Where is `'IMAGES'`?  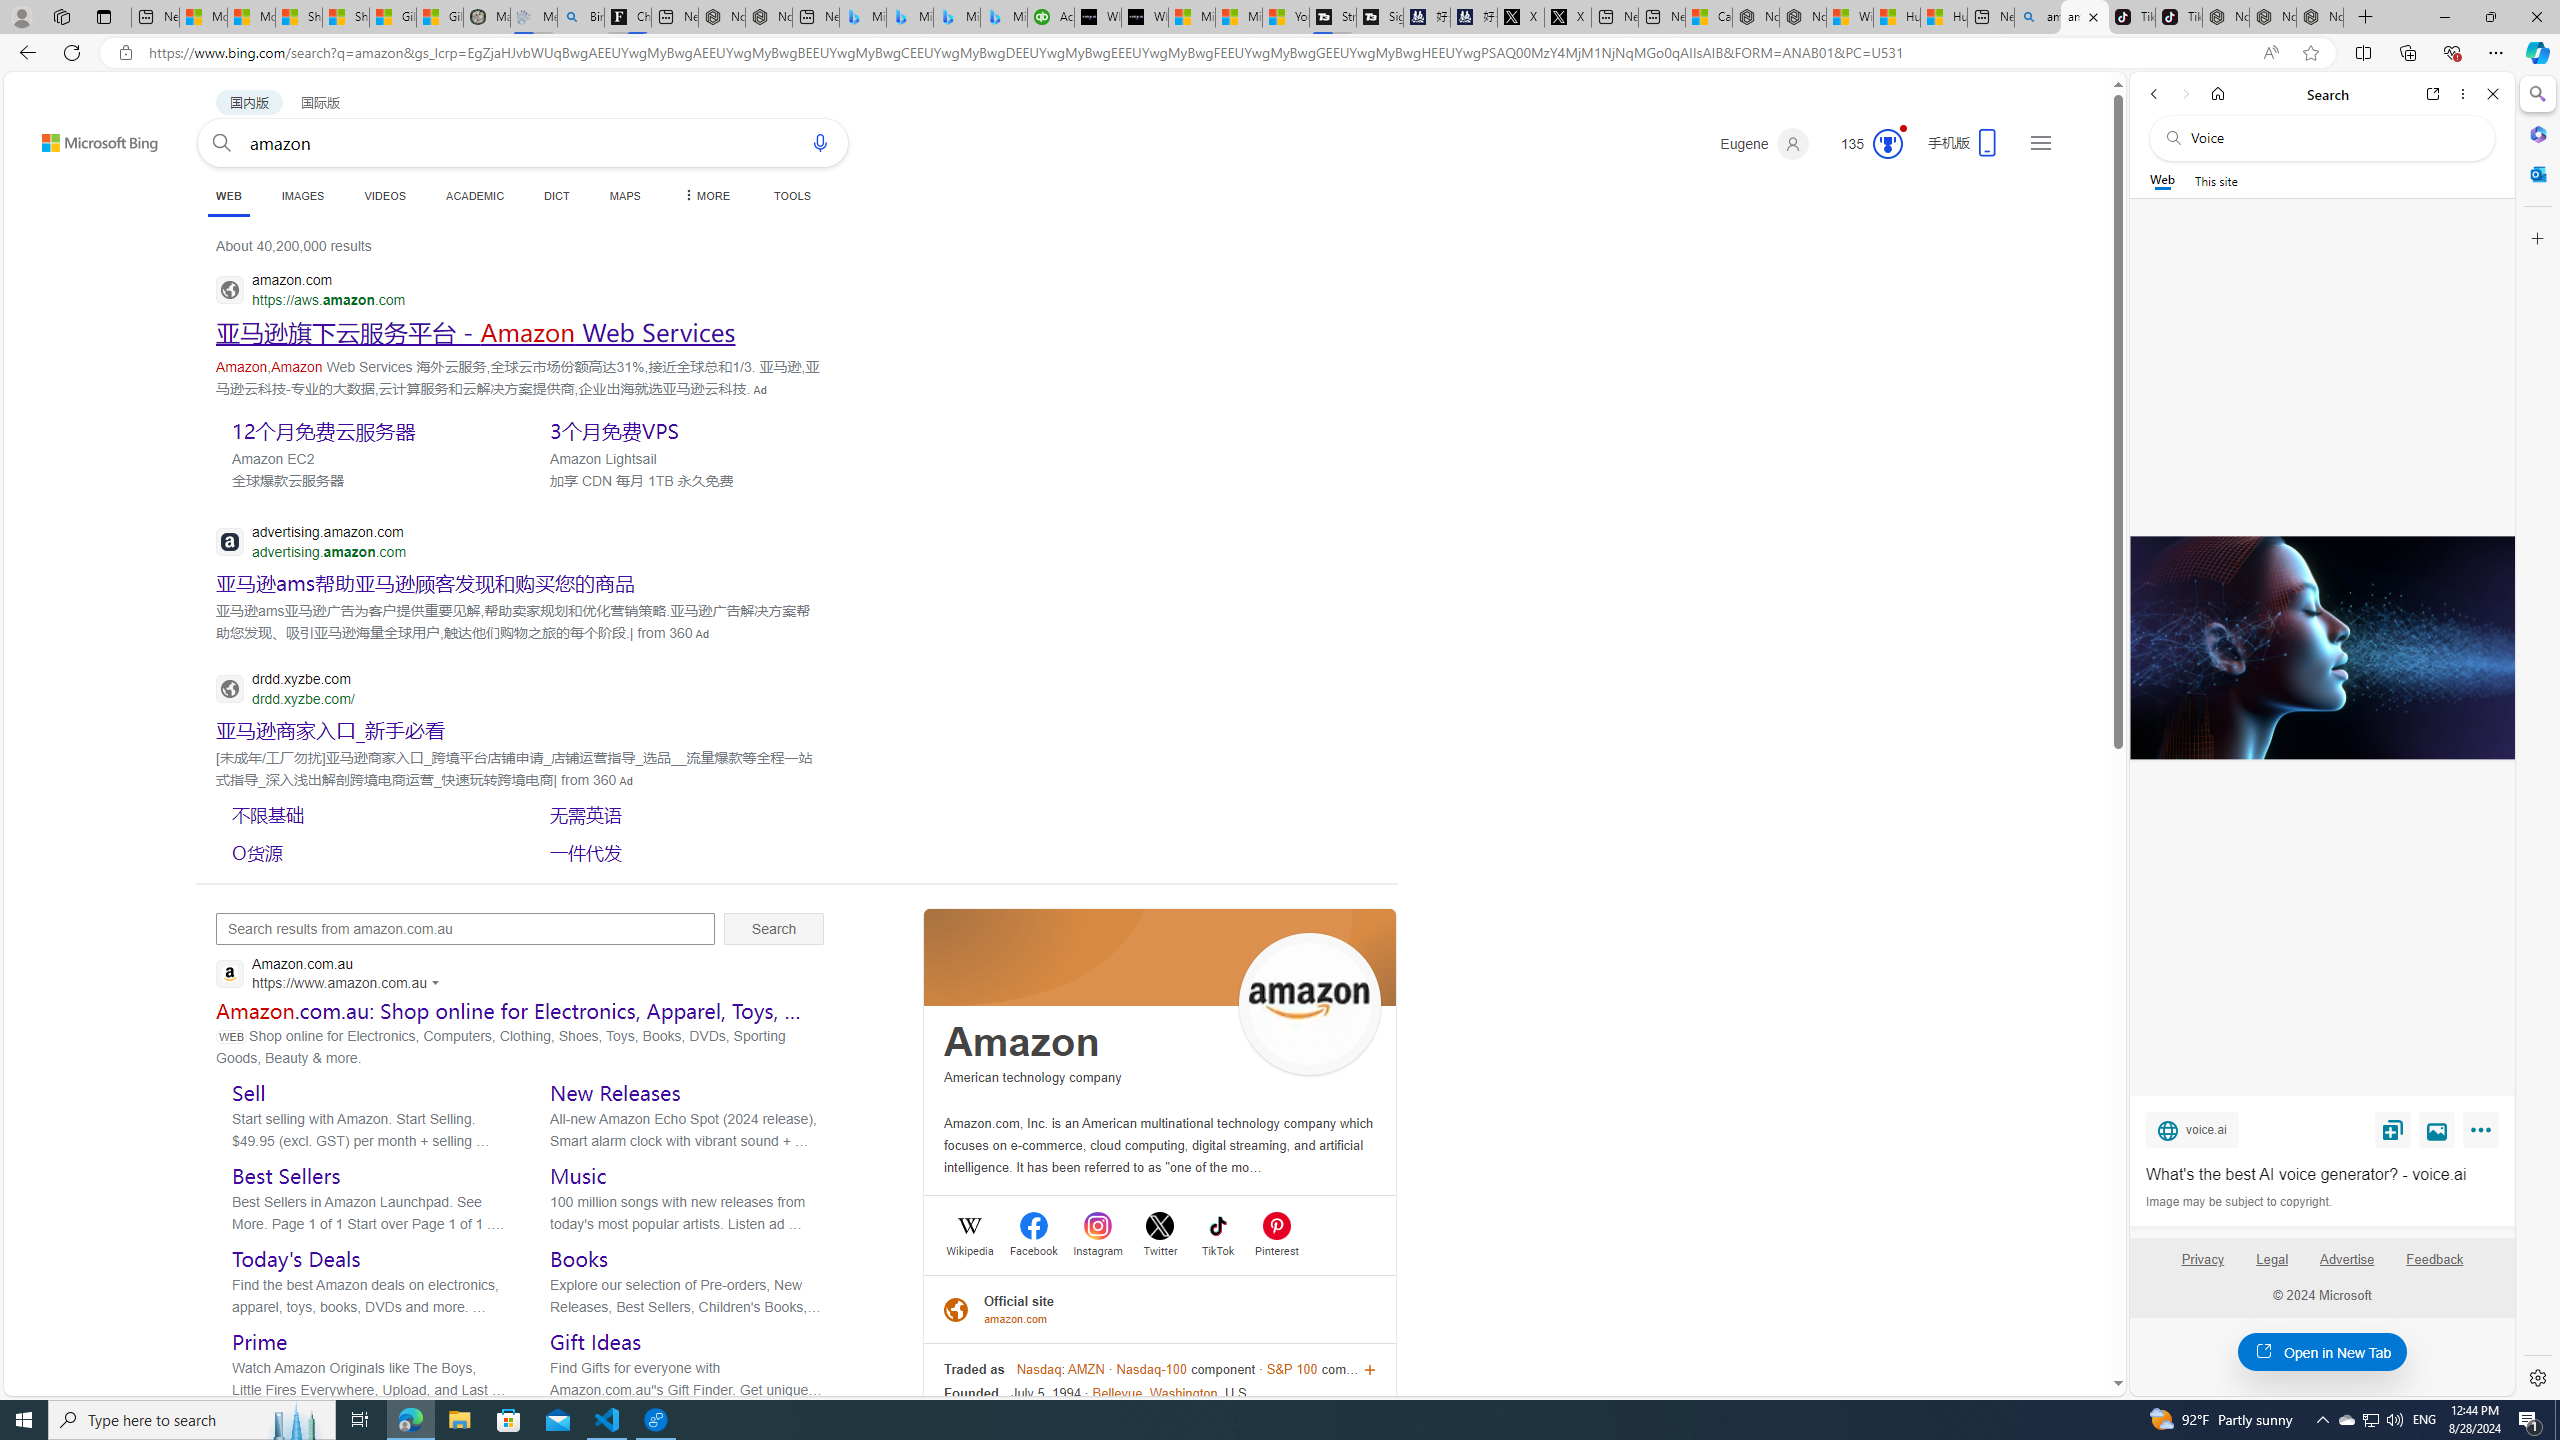
'IMAGES' is located at coordinates (302, 195).